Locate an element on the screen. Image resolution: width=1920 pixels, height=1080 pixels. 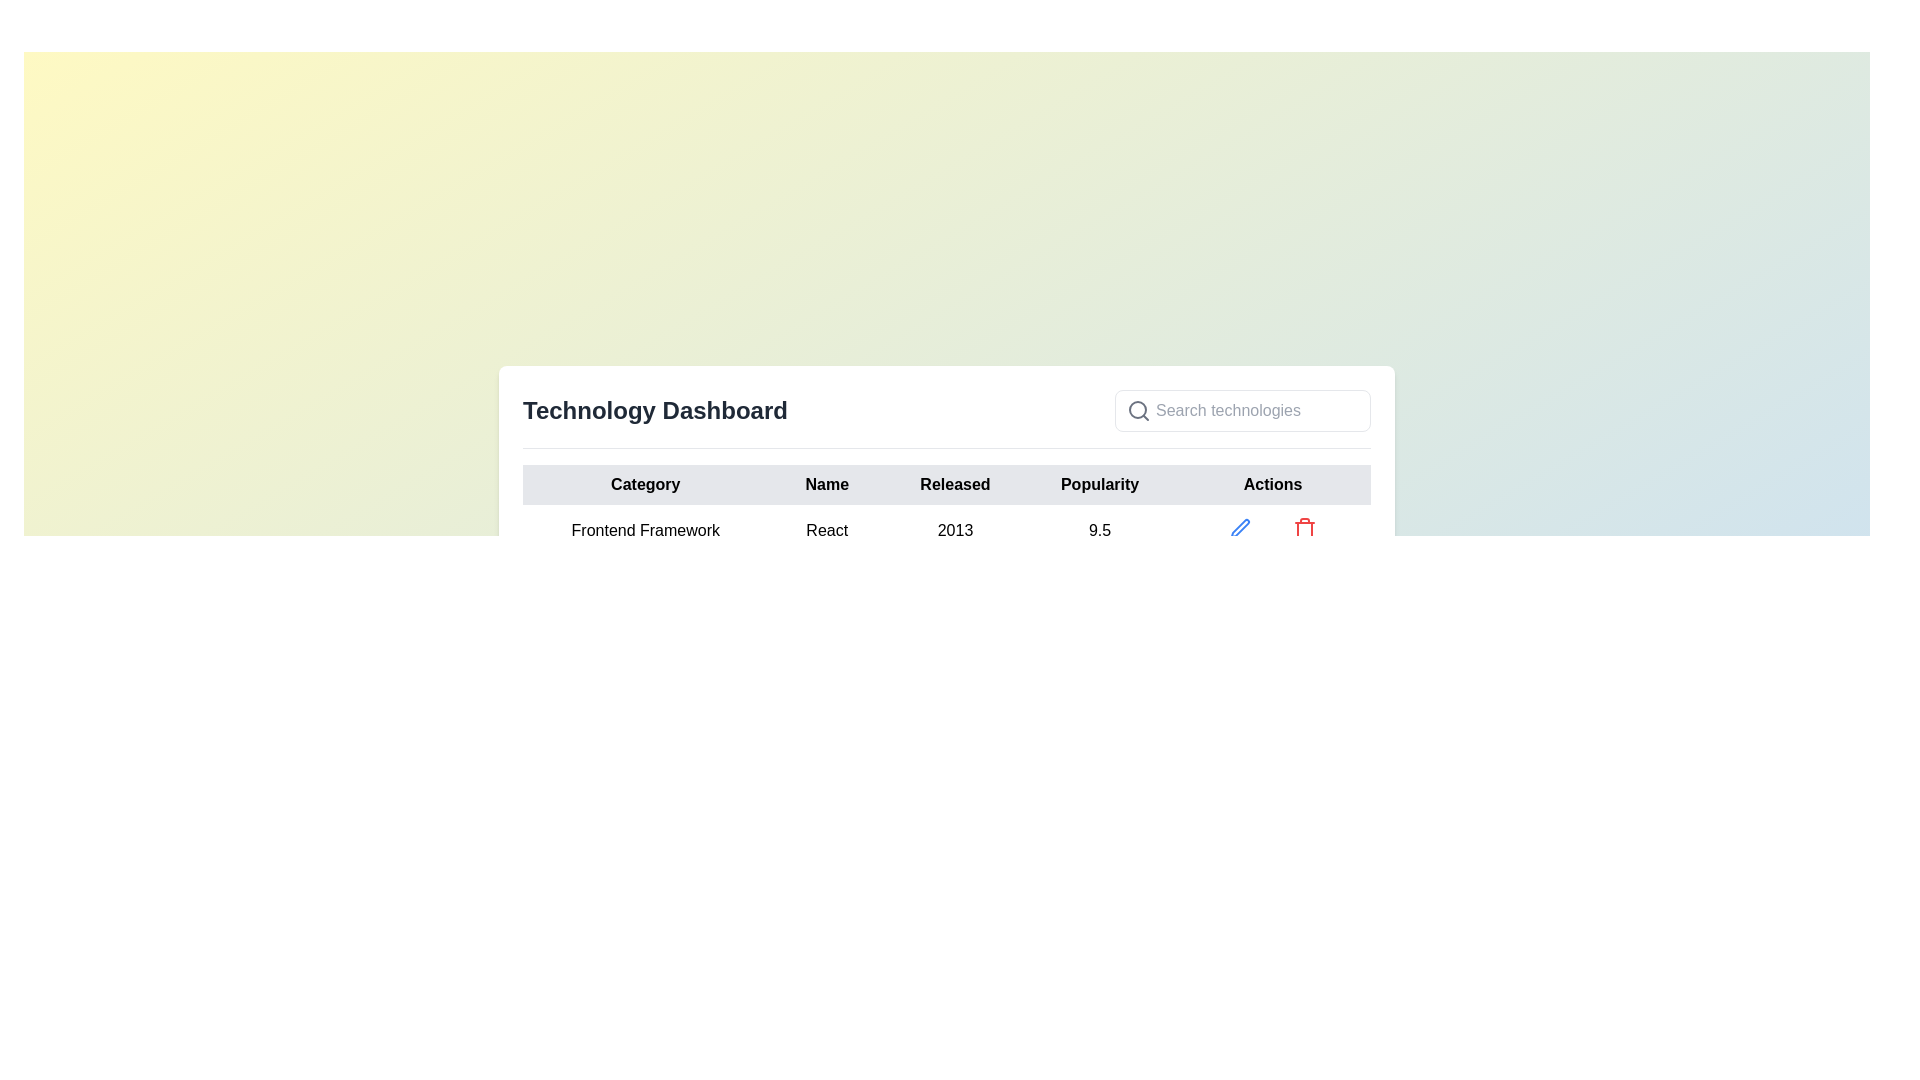
the search icon that signifies the search functionality, located at the leftmost side of the 'Search technologies' input field, vertically centered is located at coordinates (1138, 410).